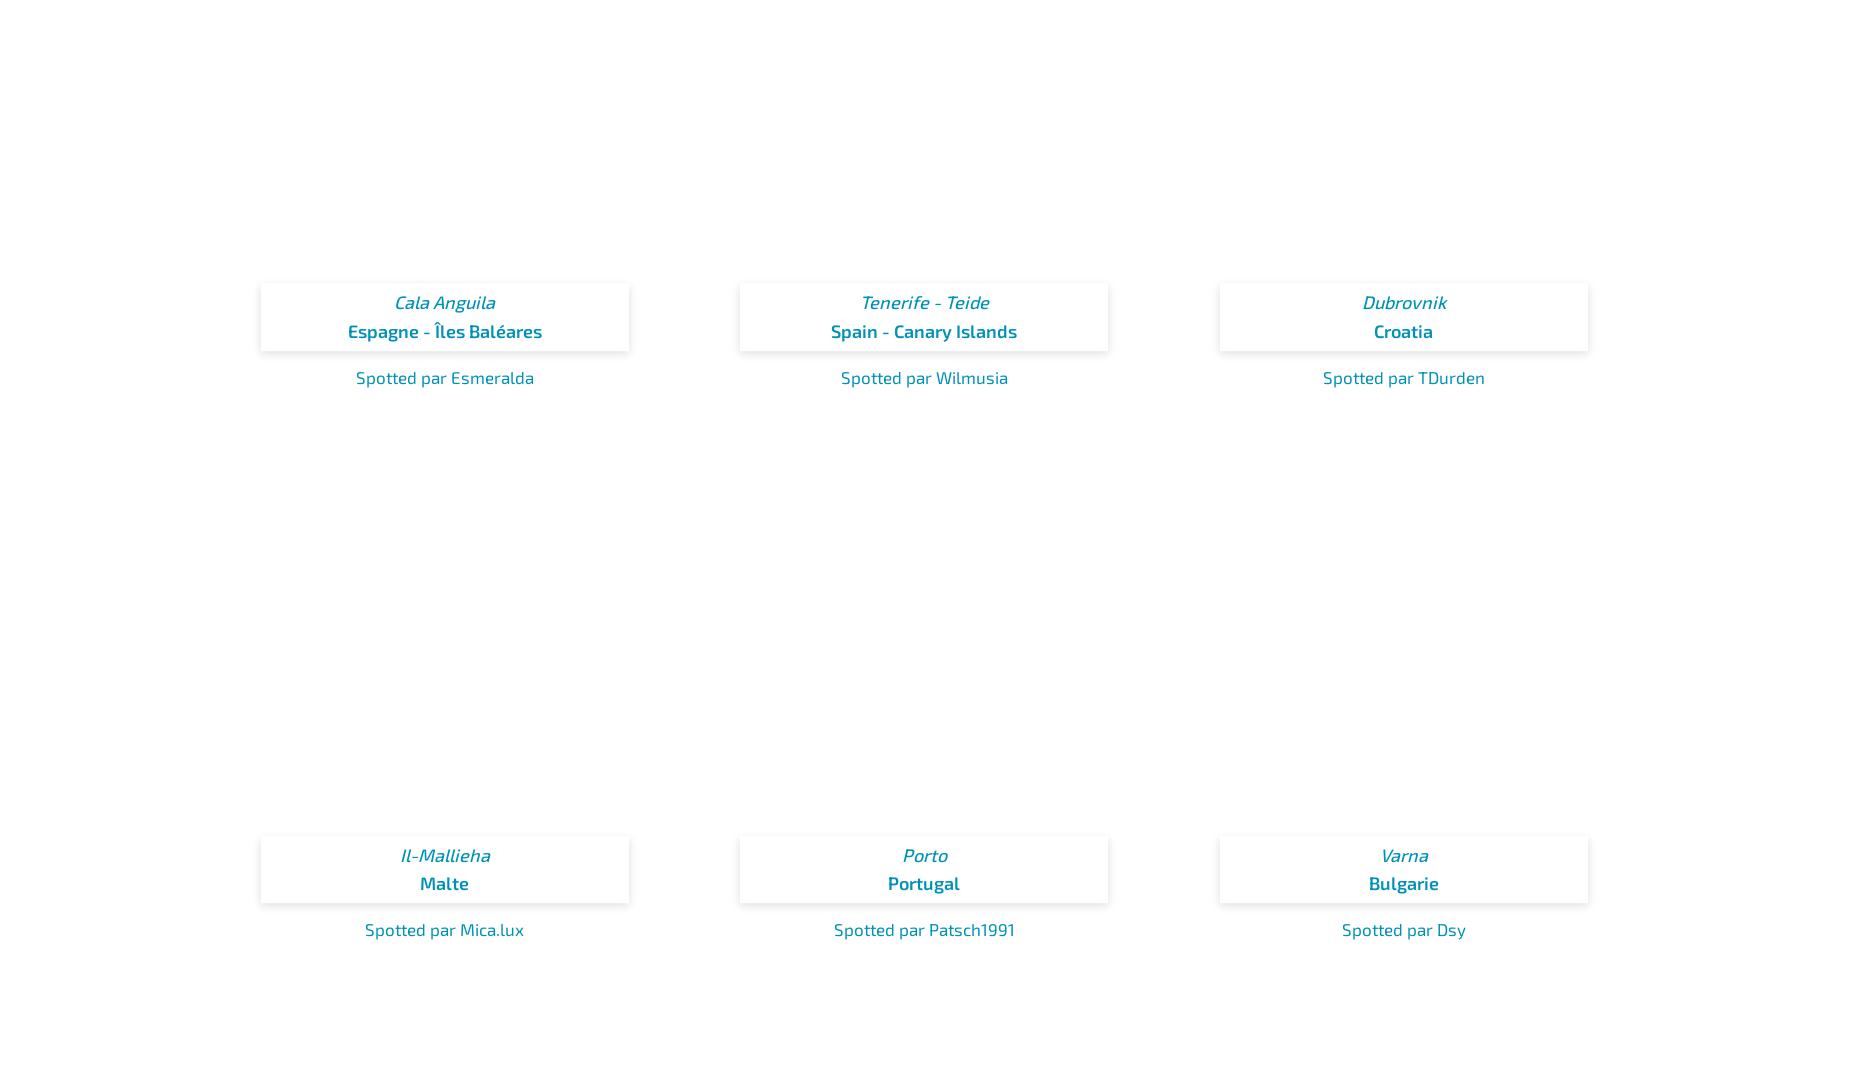  Describe the element at coordinates (443, 375) in the screenshot. I see `'Spotted par Esmeralda'` at that location.